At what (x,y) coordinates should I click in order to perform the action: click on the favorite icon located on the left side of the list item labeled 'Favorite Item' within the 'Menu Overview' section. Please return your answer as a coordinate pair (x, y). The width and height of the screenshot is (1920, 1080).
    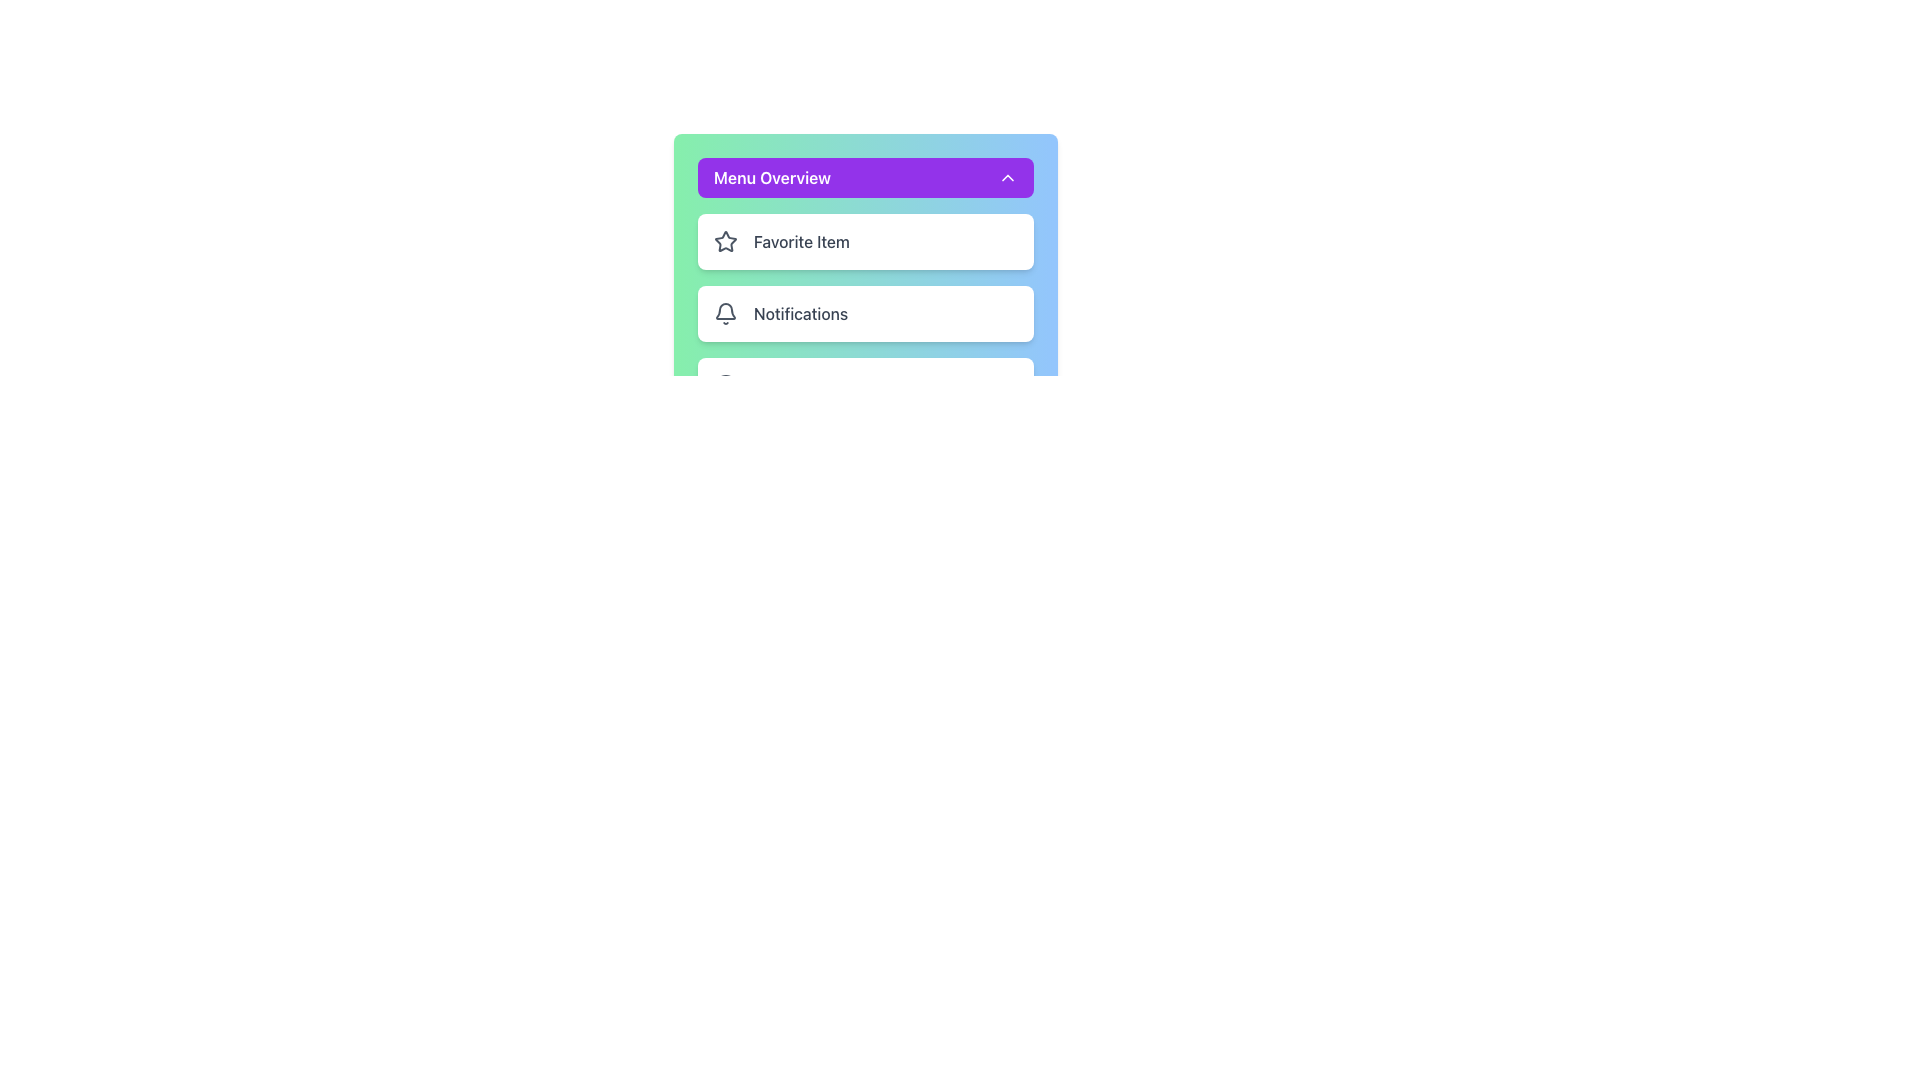
    Looking at the image, I should click on (724, 241).